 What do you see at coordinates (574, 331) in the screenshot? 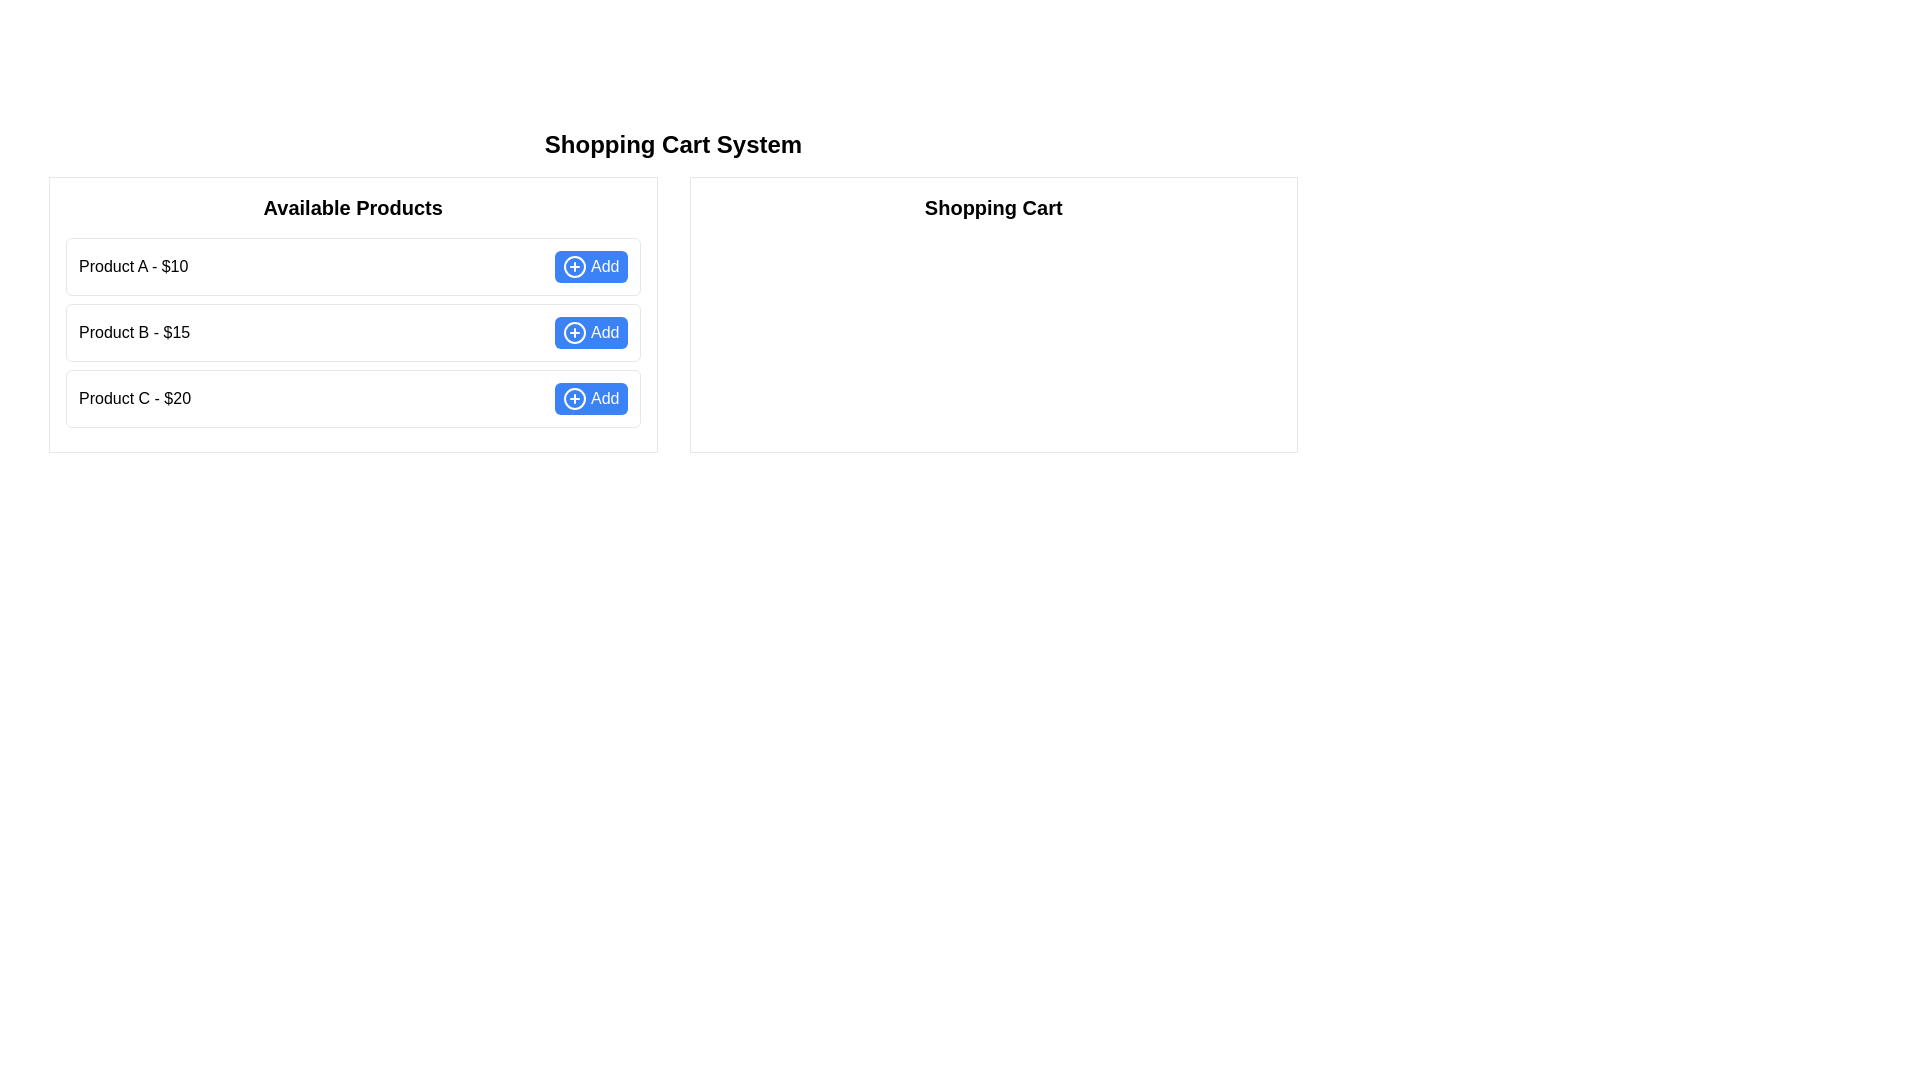
I see `the SVG circle that is the central part of the '+' icon within the 'Add' button for the second product in the 'Available Products' list` at bounding box center [574, 331].